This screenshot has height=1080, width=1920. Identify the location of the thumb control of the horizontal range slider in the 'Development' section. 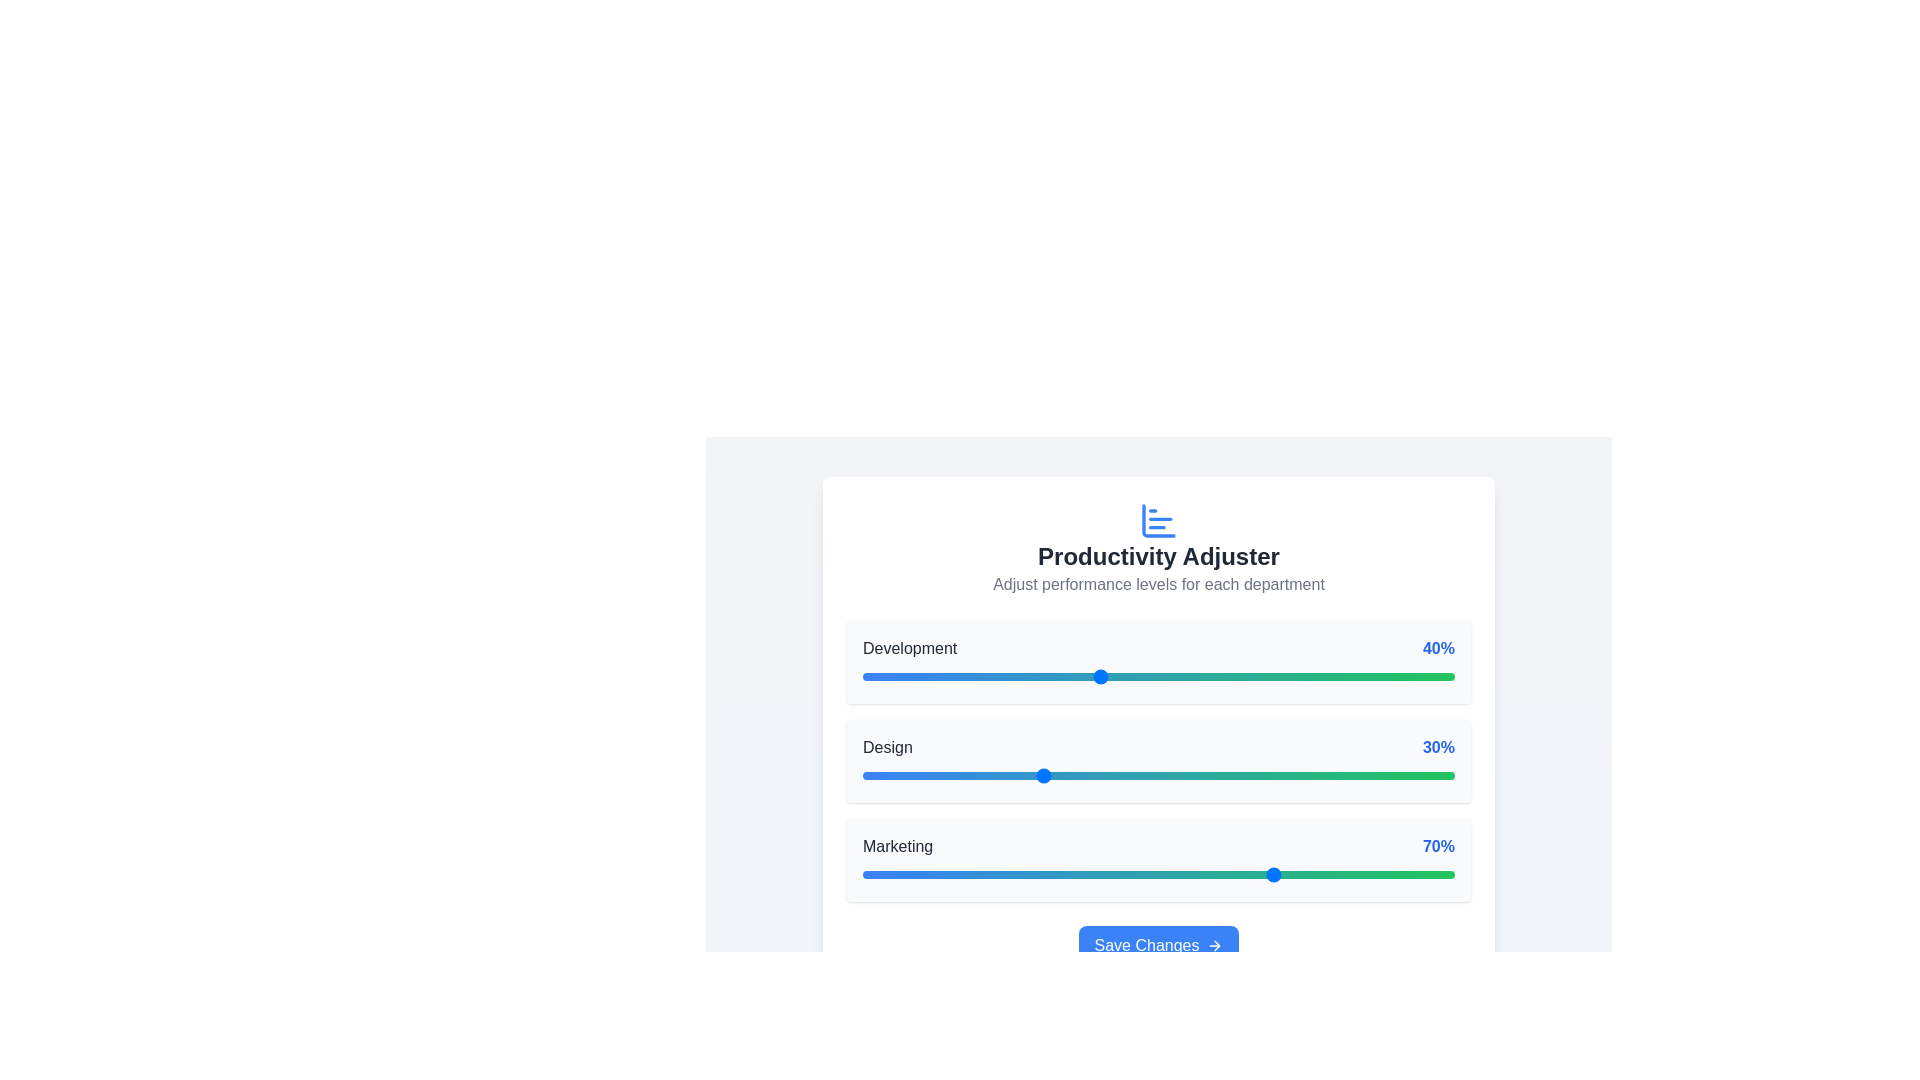
(1158, 676).